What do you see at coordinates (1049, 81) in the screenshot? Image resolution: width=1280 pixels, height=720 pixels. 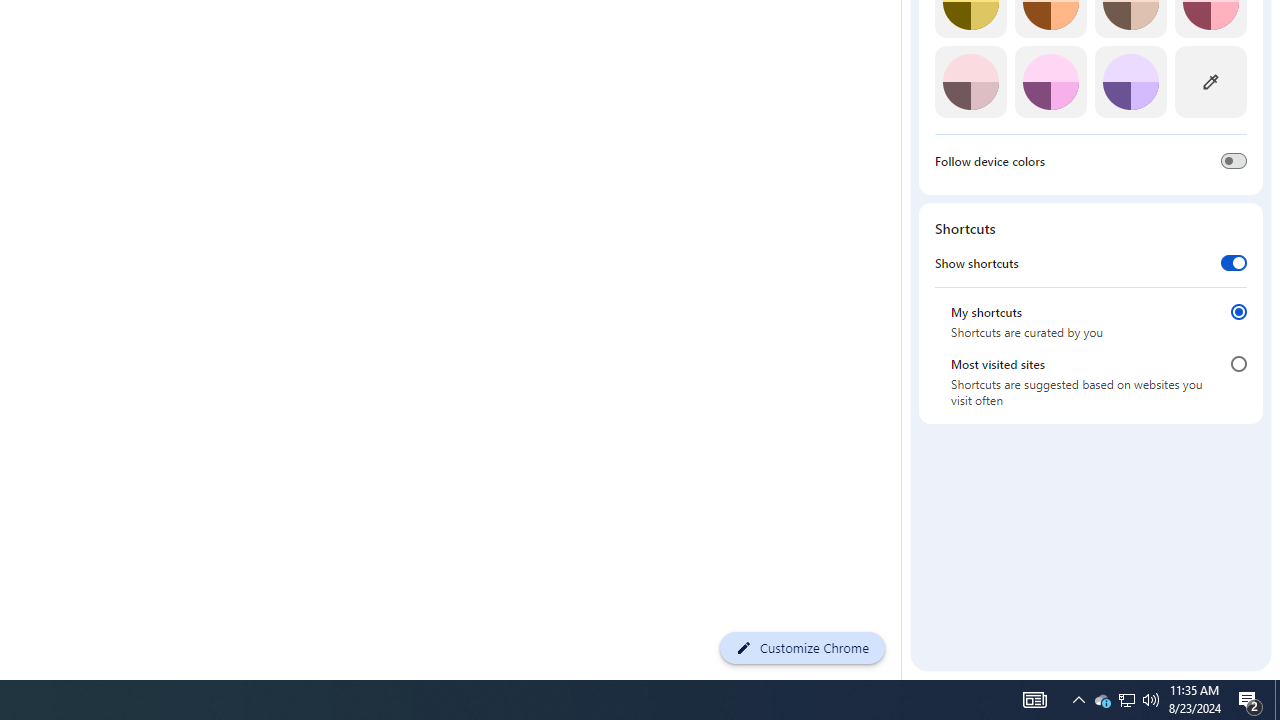 I see `'Fuchsia'` at bounding box center [1049, 81].